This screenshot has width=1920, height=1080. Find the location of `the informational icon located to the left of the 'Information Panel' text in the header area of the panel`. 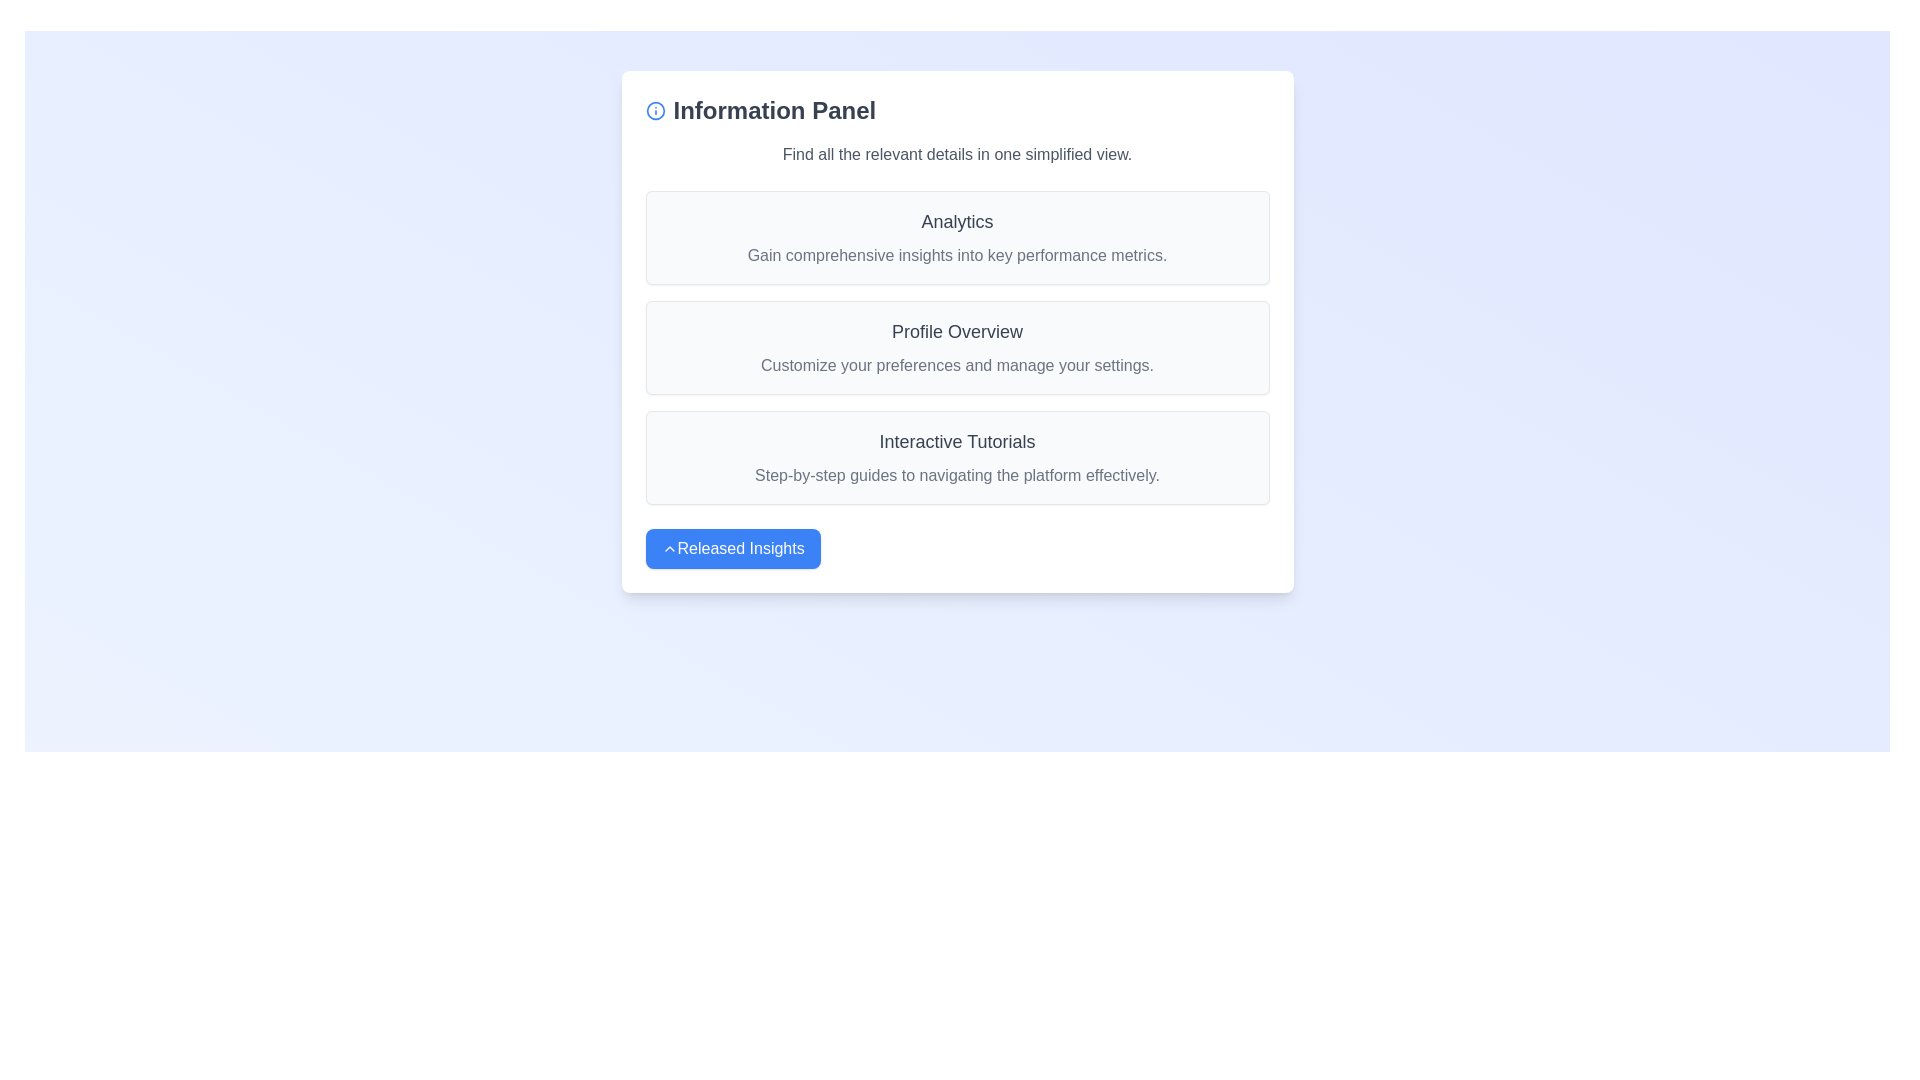

the informational icon located to the left of the 'Information Panel' text in the header area of the panel is located at coordinates (655, 111).